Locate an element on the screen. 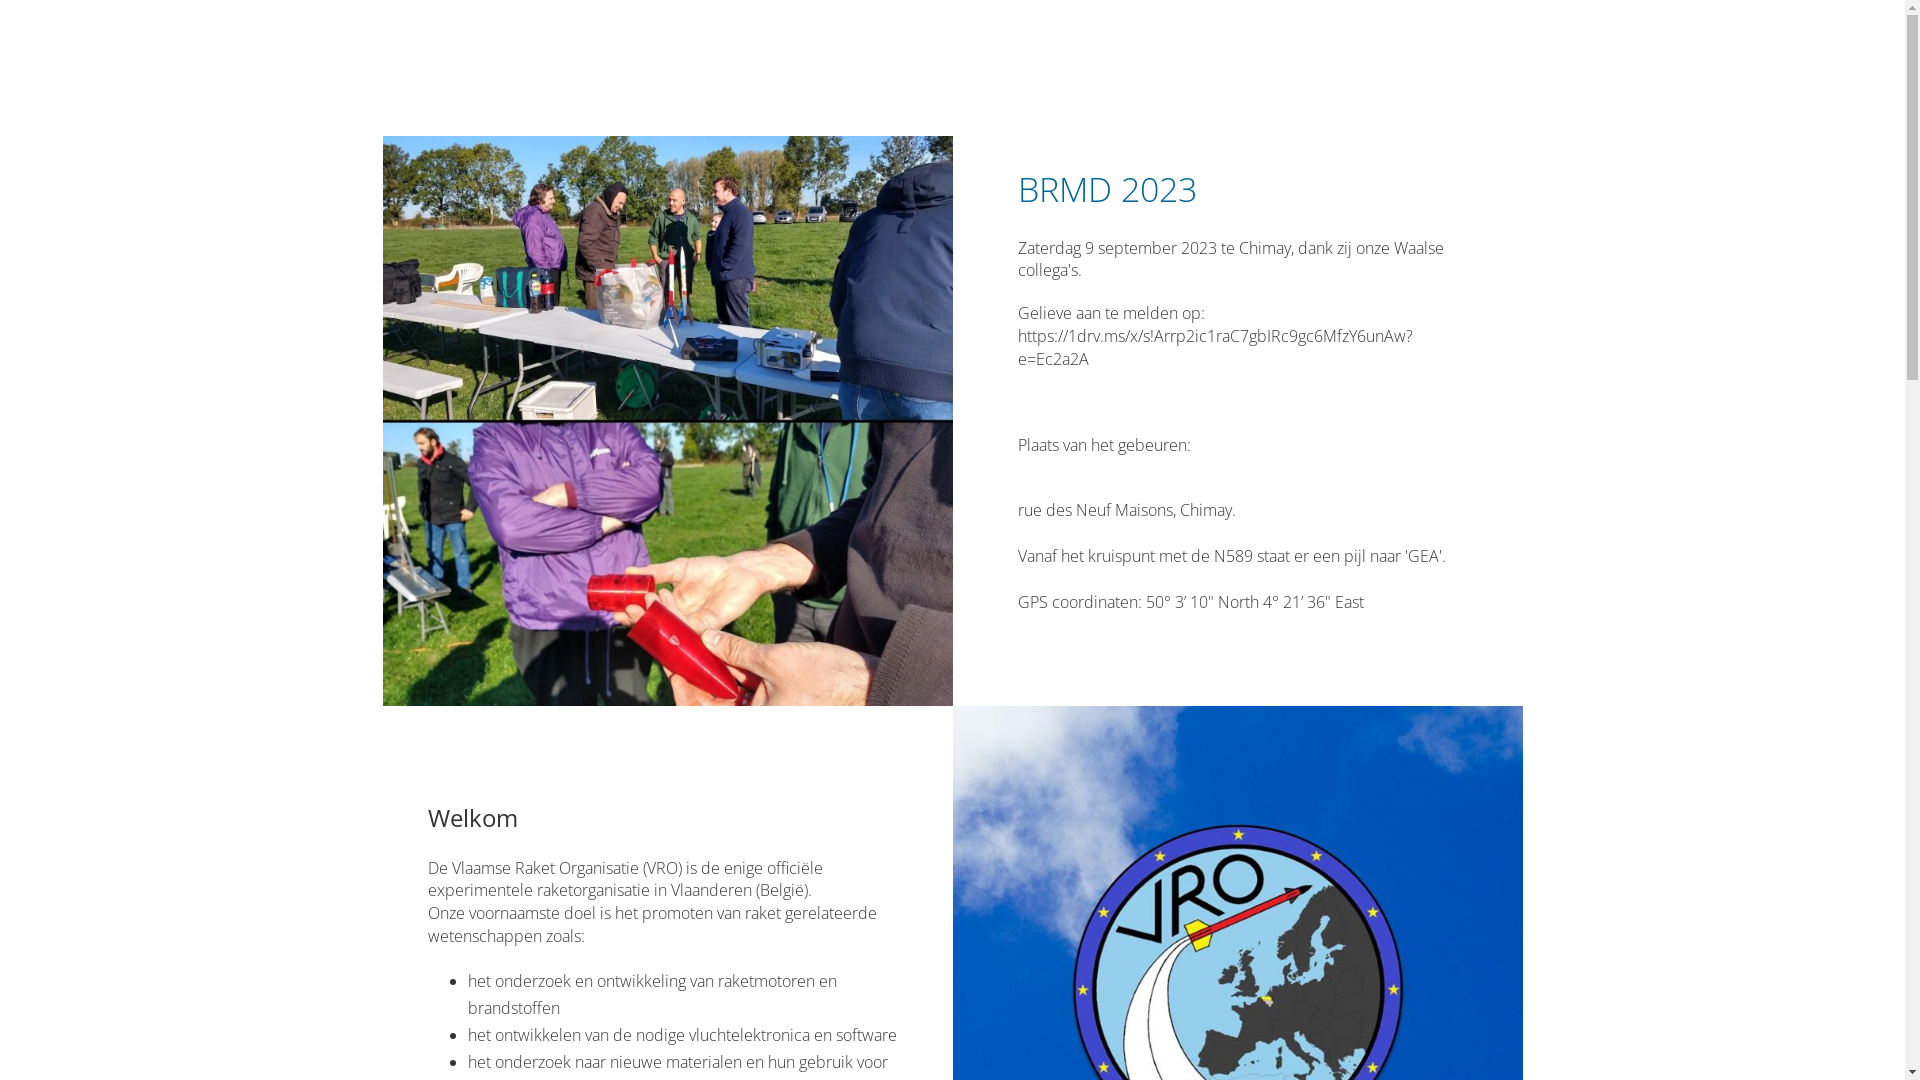  'Vlaamse Raket Organisatie' is located at coordinates (557, 59).